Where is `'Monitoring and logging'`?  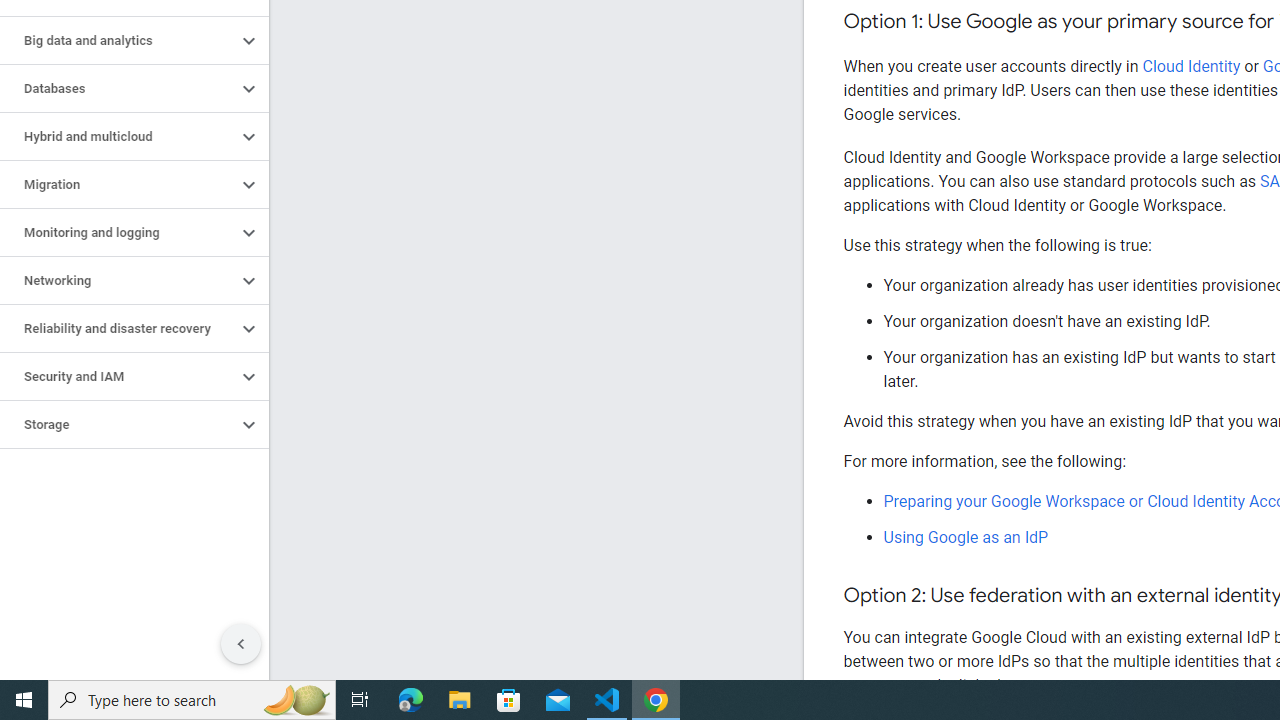 'Monitoring and logging' is located at coordinates (117, 231).